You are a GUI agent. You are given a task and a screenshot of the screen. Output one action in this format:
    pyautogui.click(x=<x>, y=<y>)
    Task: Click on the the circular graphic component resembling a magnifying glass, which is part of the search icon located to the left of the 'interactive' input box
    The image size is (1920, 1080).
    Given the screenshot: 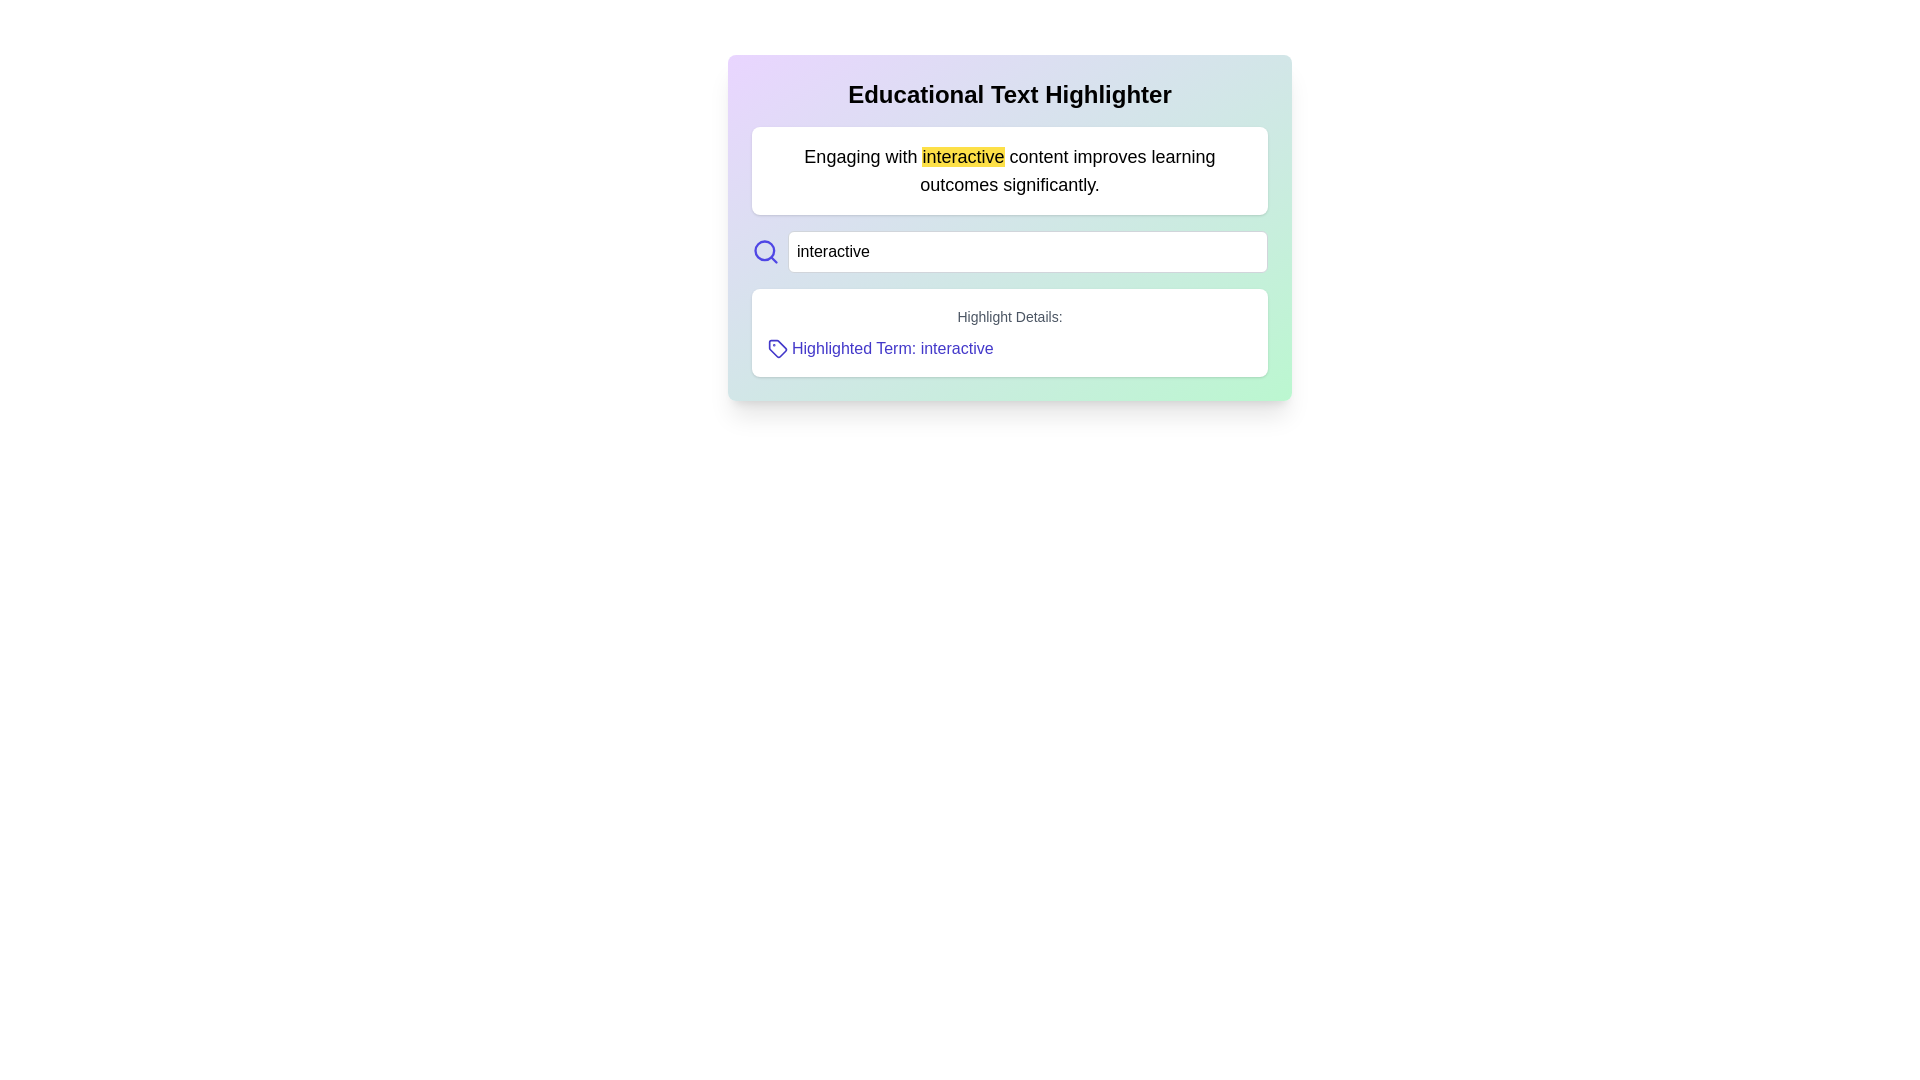 What is the action you would take?
    pyautogui.click(x=763, y=249)
    